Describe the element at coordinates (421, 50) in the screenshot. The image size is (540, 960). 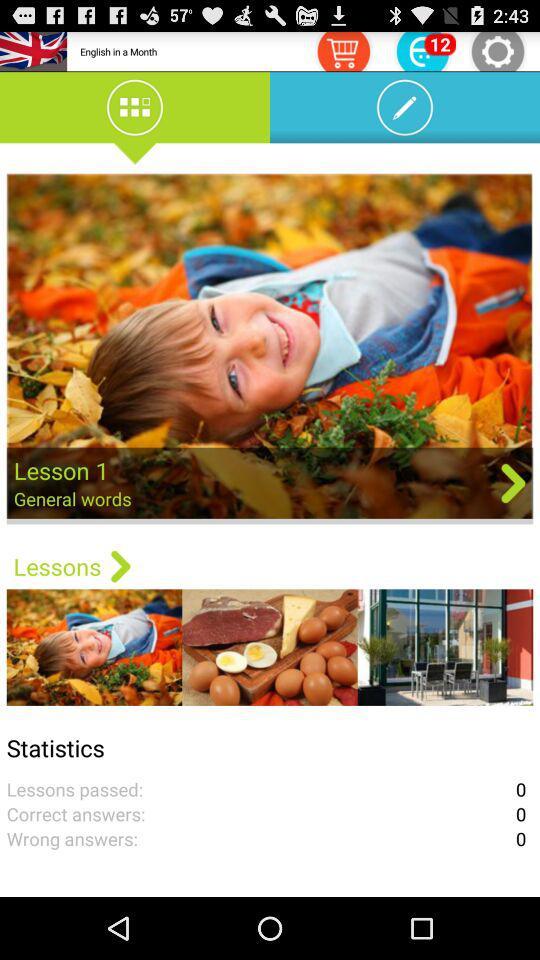
I see `your notifications` at that location.